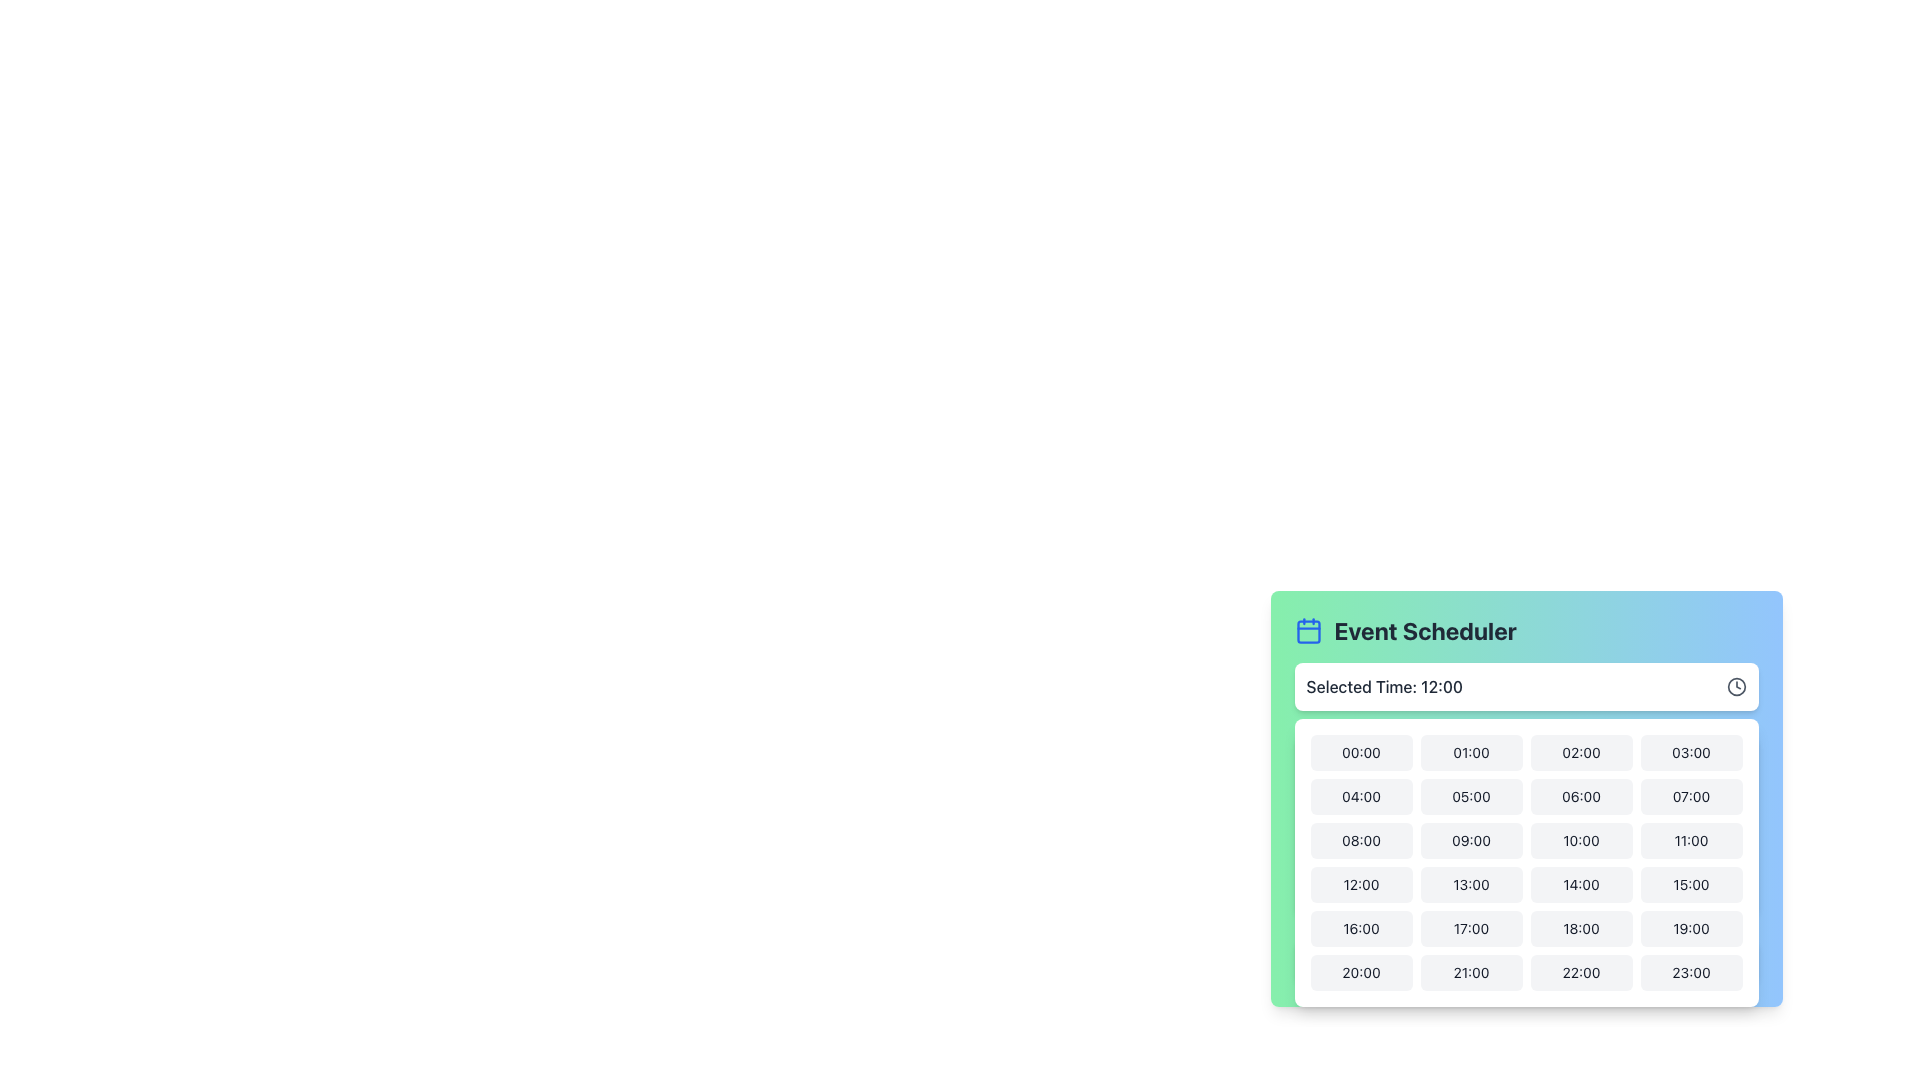  What do you see at coordinates (1525, 813) in the screenshot?
I see `the time picker button labeled '06:00' with a light gray background in the Event Scheduler widget` at bounding box center [1525, 813].